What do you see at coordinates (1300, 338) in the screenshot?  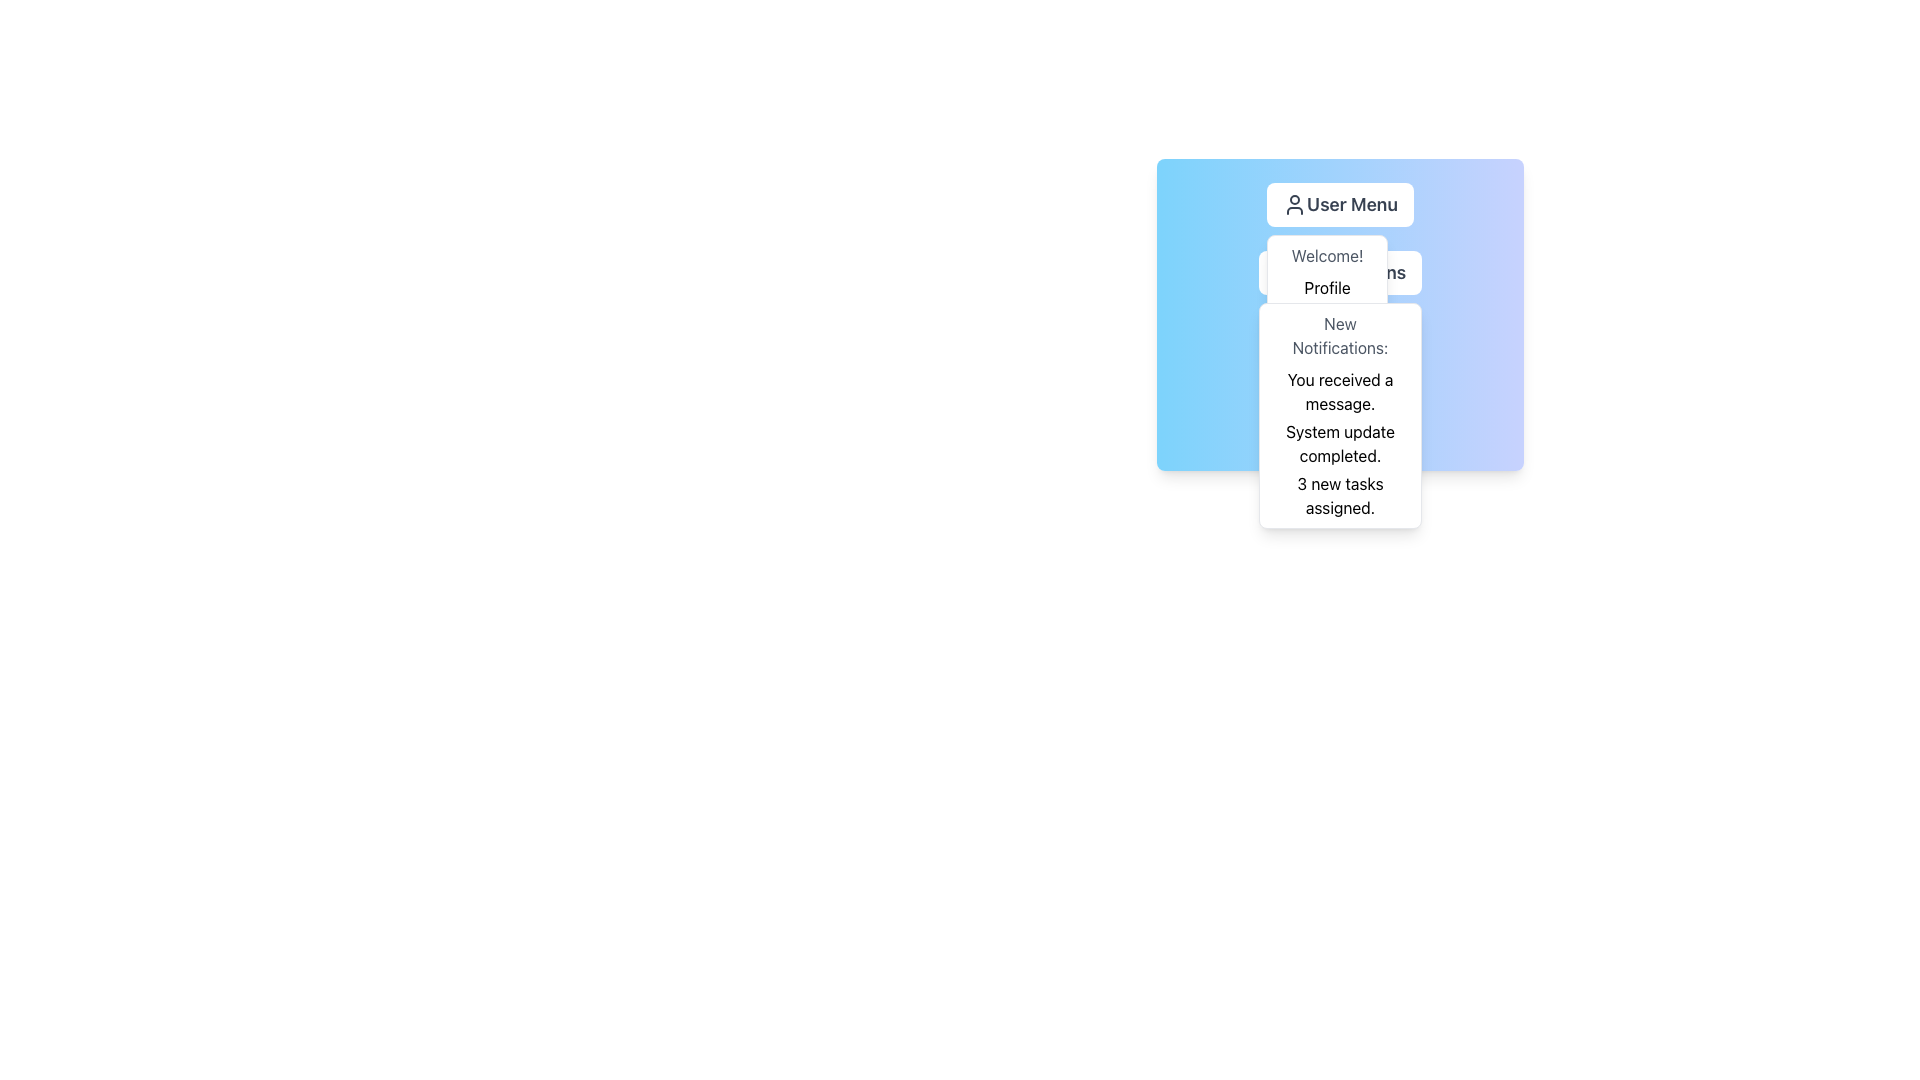 I see `the green speech bubble icon within the 'Contact Support' section` at bounding box center [1300, 338].